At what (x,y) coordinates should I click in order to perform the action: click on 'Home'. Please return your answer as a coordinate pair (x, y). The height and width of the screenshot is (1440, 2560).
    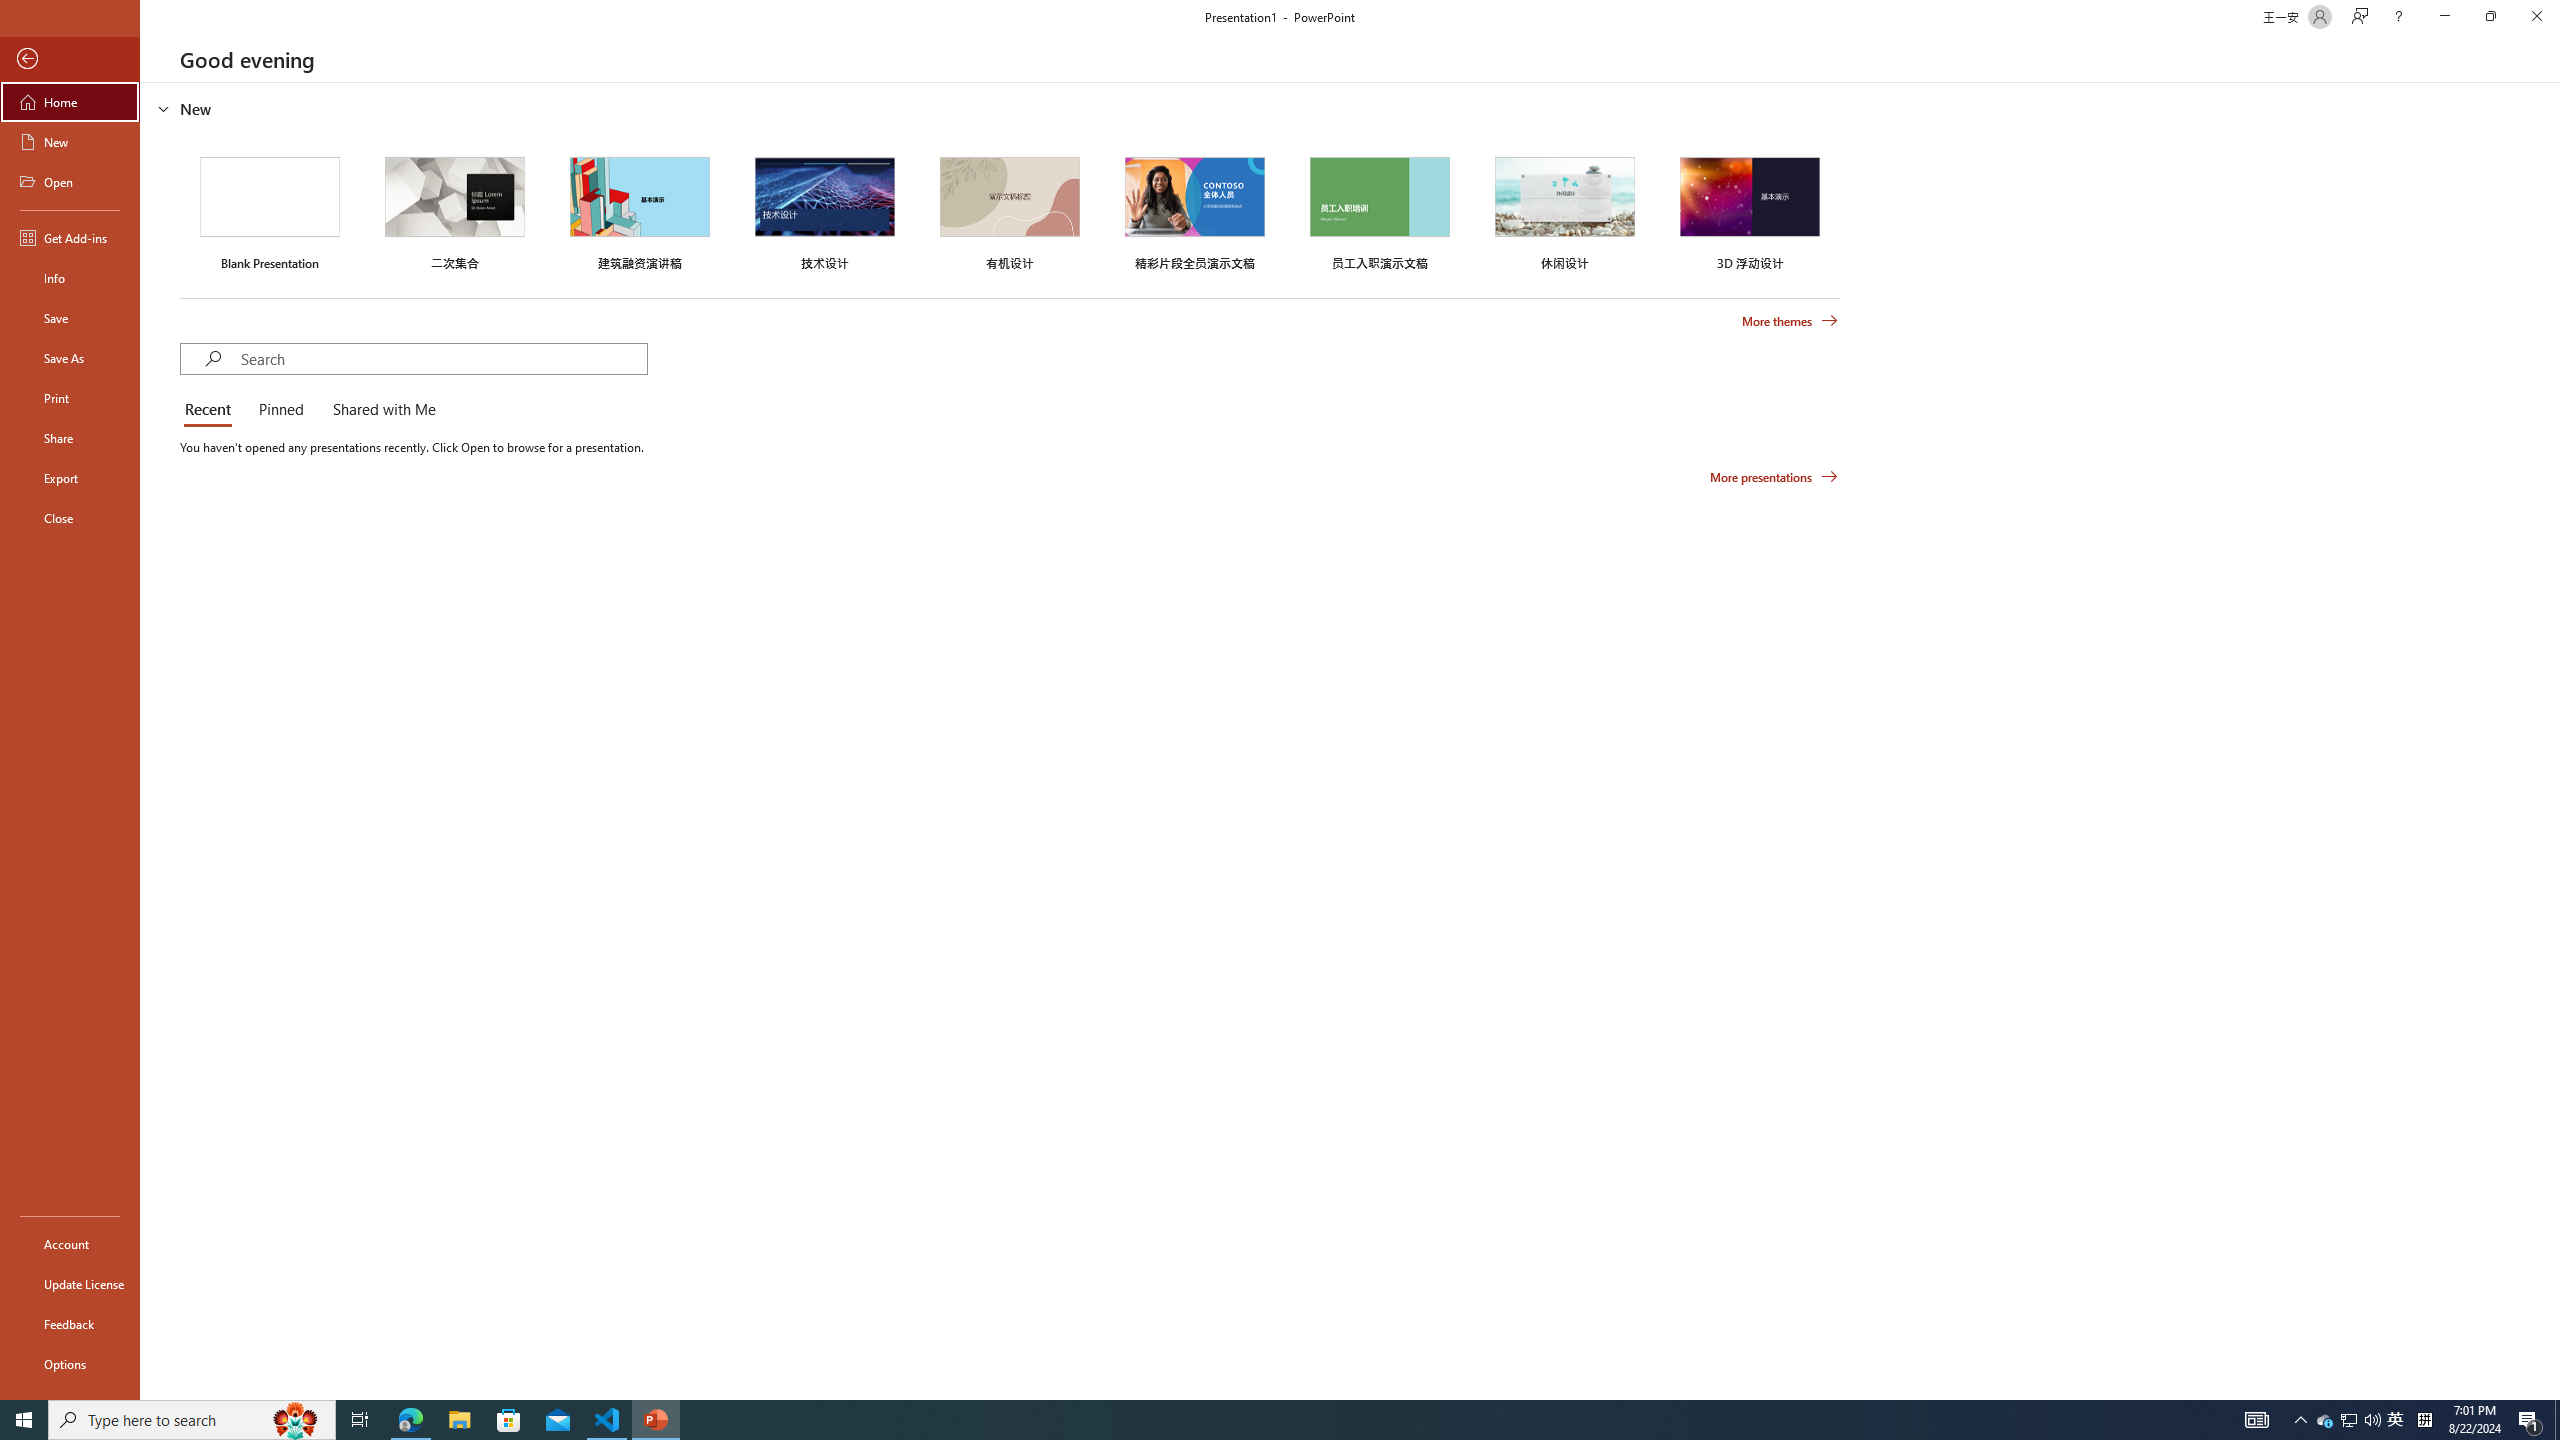
    Looking at the image, I should click on (69, 102).